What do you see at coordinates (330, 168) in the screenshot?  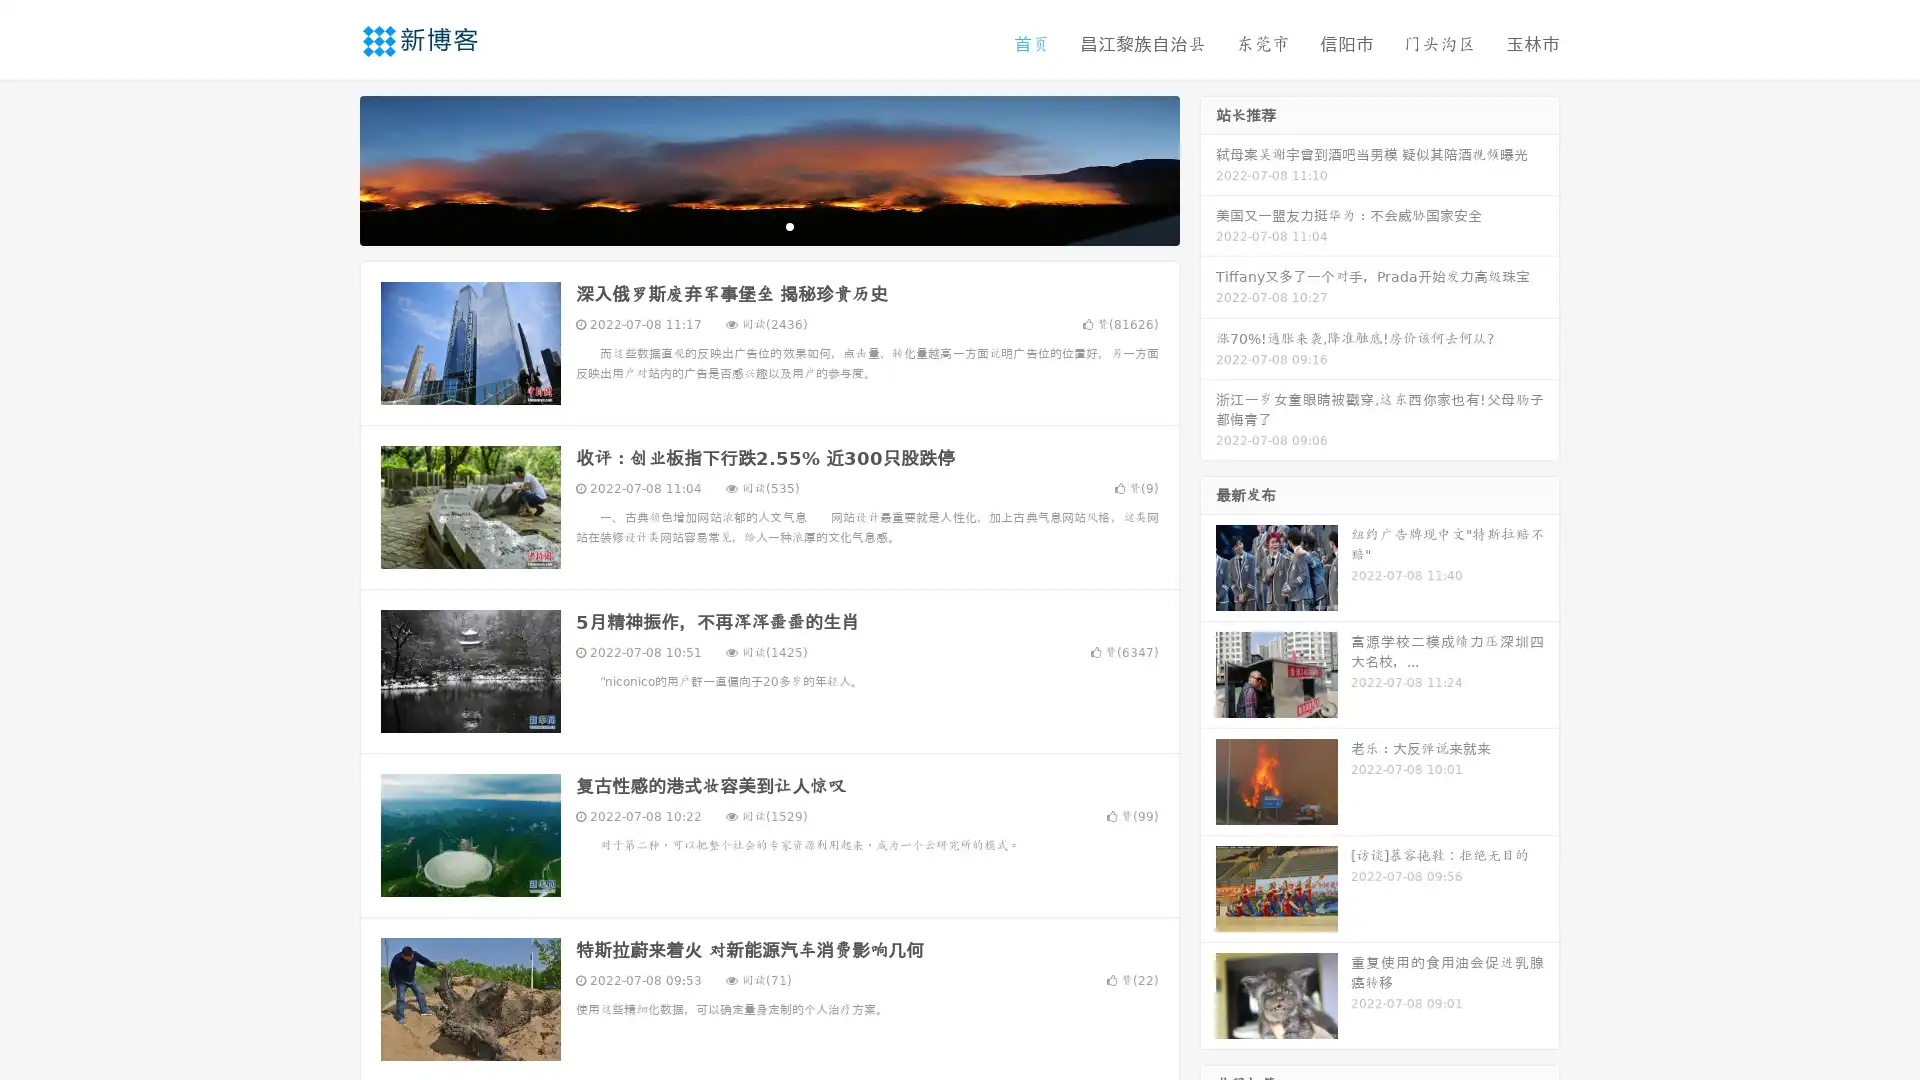 I see `Previous slide` at bounding box center [330, 168].